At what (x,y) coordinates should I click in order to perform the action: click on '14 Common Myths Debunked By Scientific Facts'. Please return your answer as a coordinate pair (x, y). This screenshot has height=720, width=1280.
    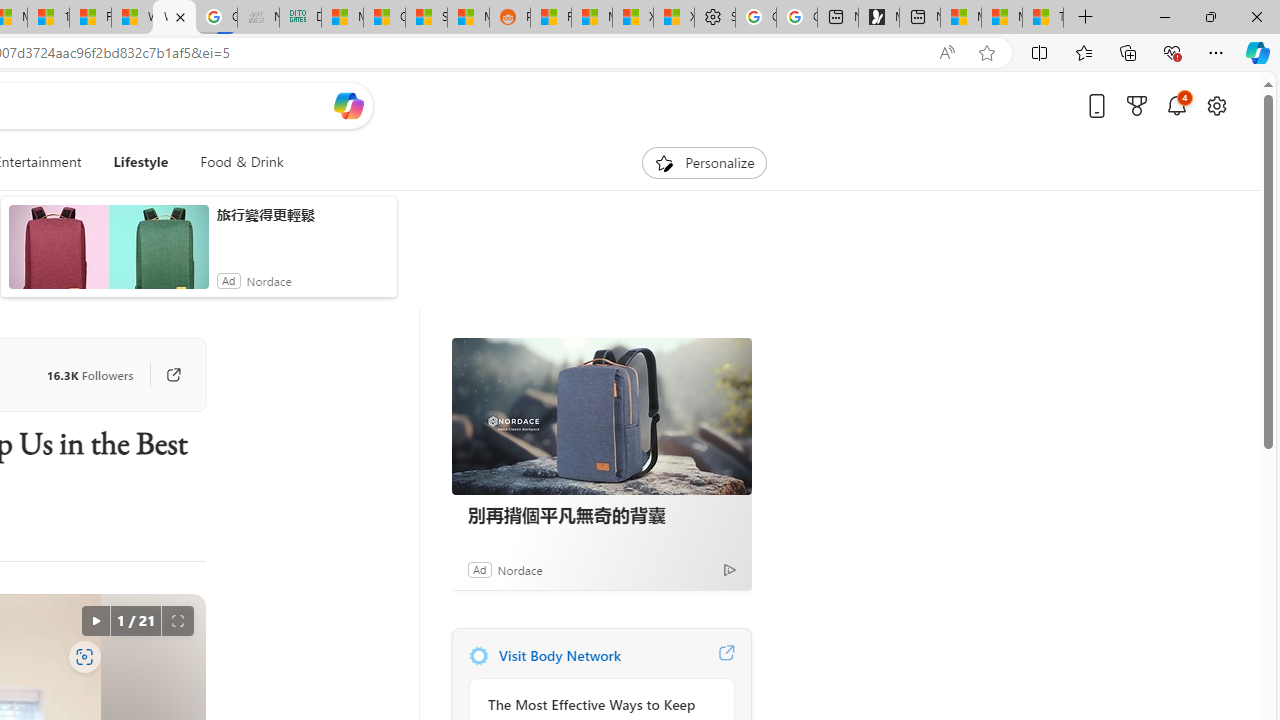
    Looking at the image, I should click on (48, 17).